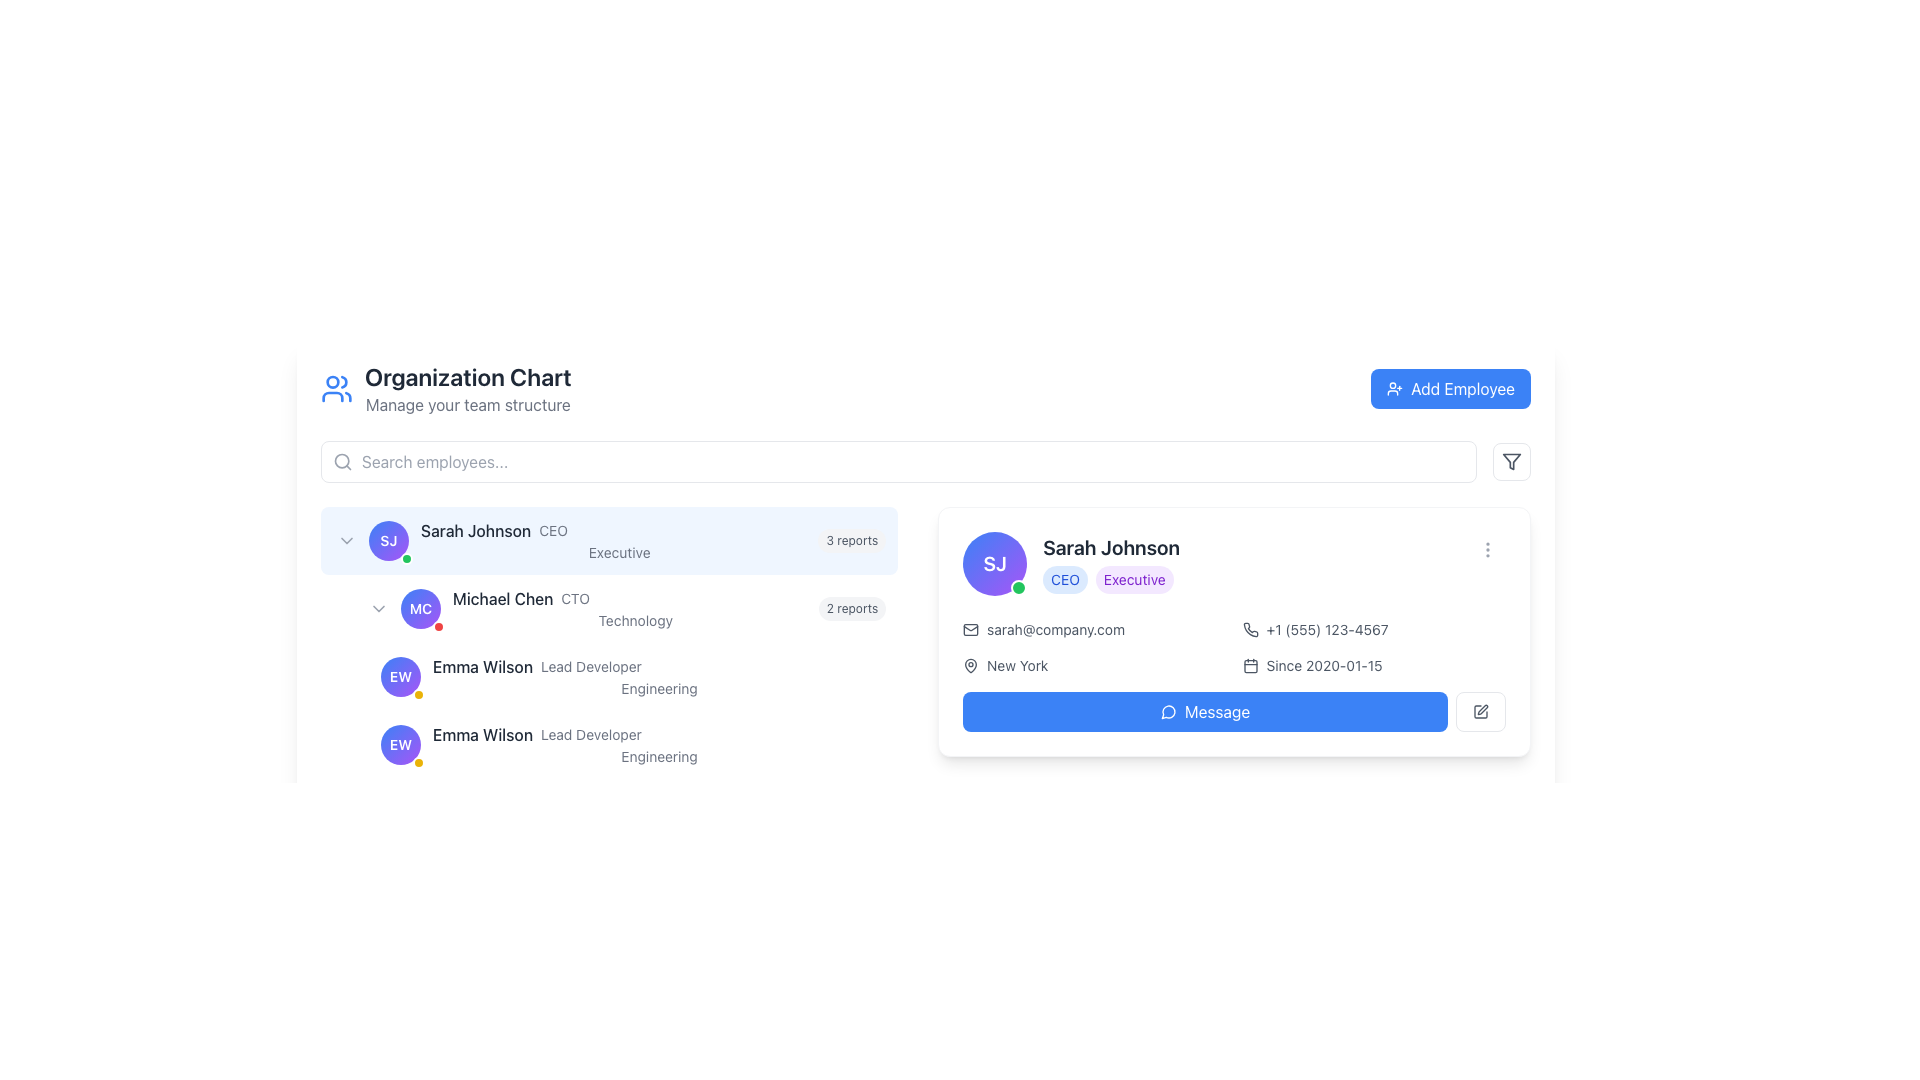  I want to click on informational Text label adjacent to 'Emma Wilson', which signifies the job role or position title, so click(590, 667).